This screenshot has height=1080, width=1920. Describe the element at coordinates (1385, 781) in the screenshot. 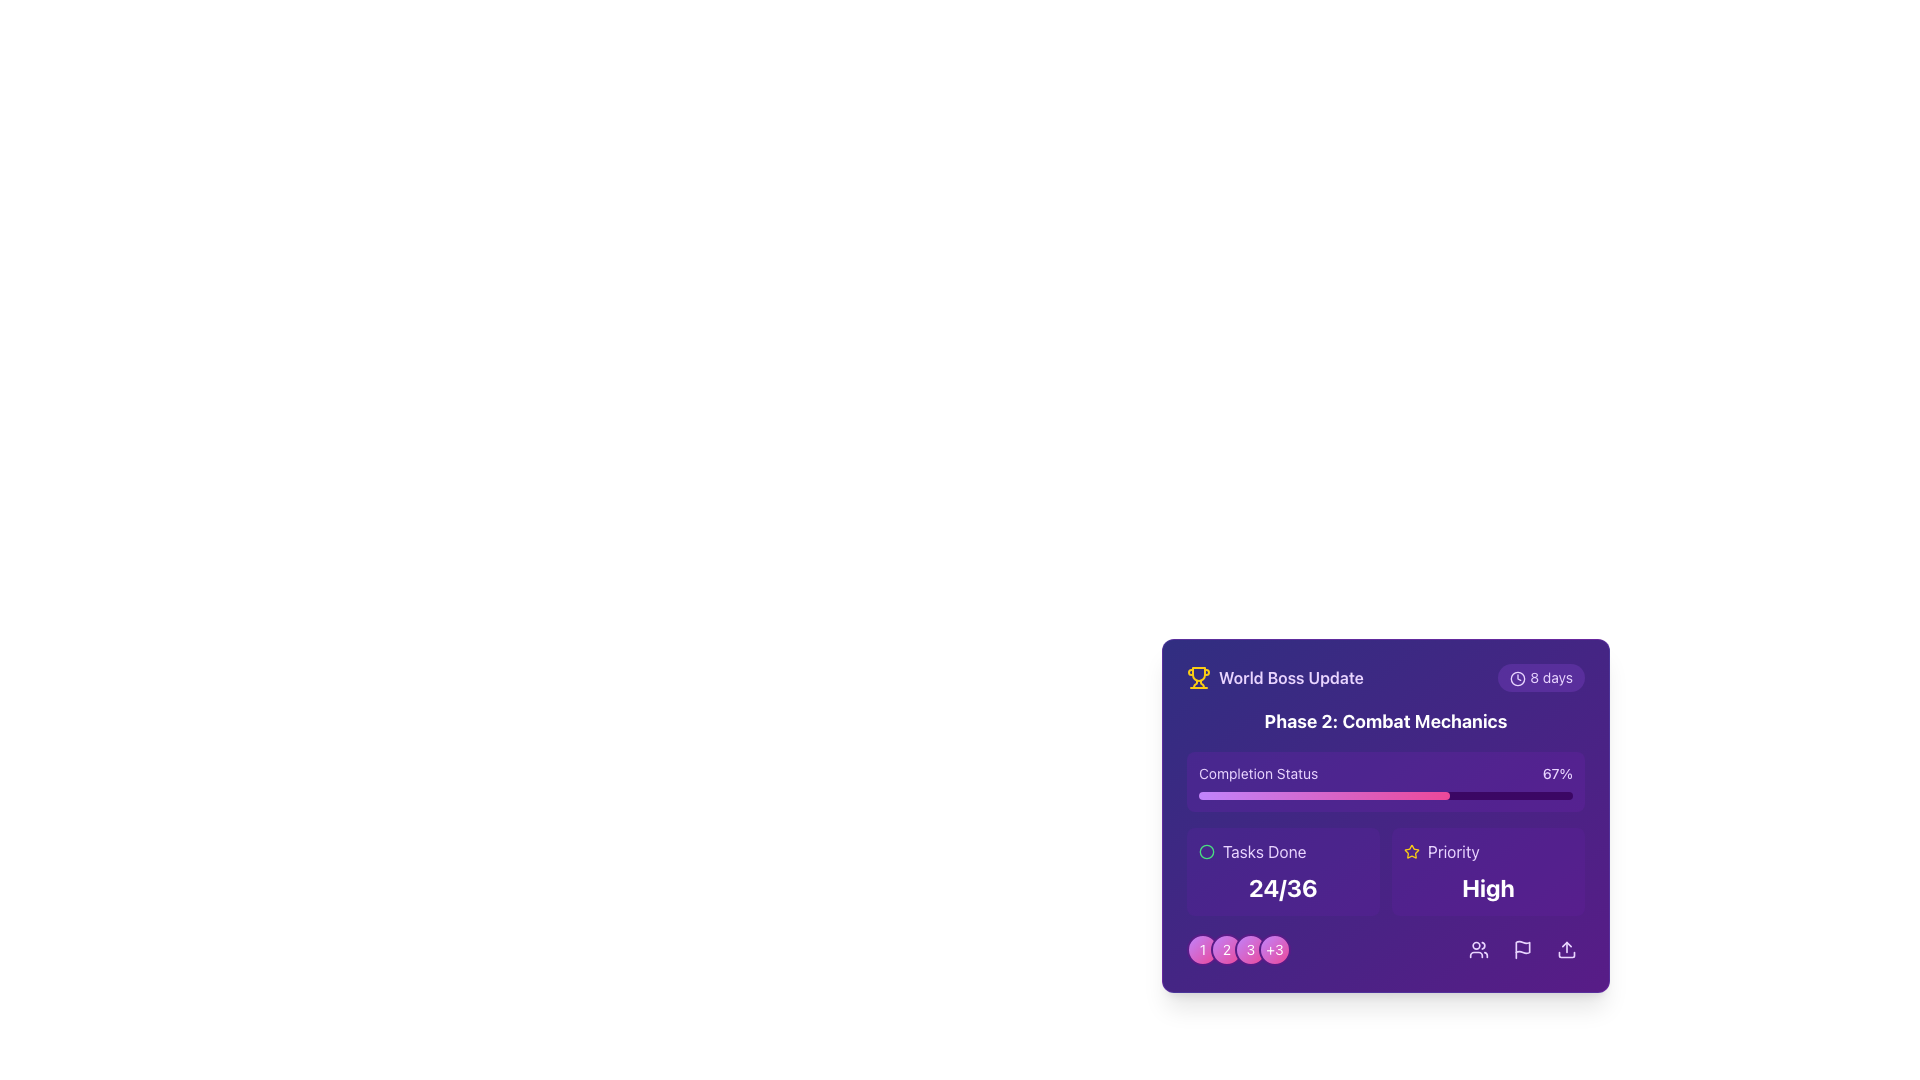

I see `the progress bar component displaying 67% completion, located under the 'Phase 2: Combat Mechanics' title, for visual information` at that location.